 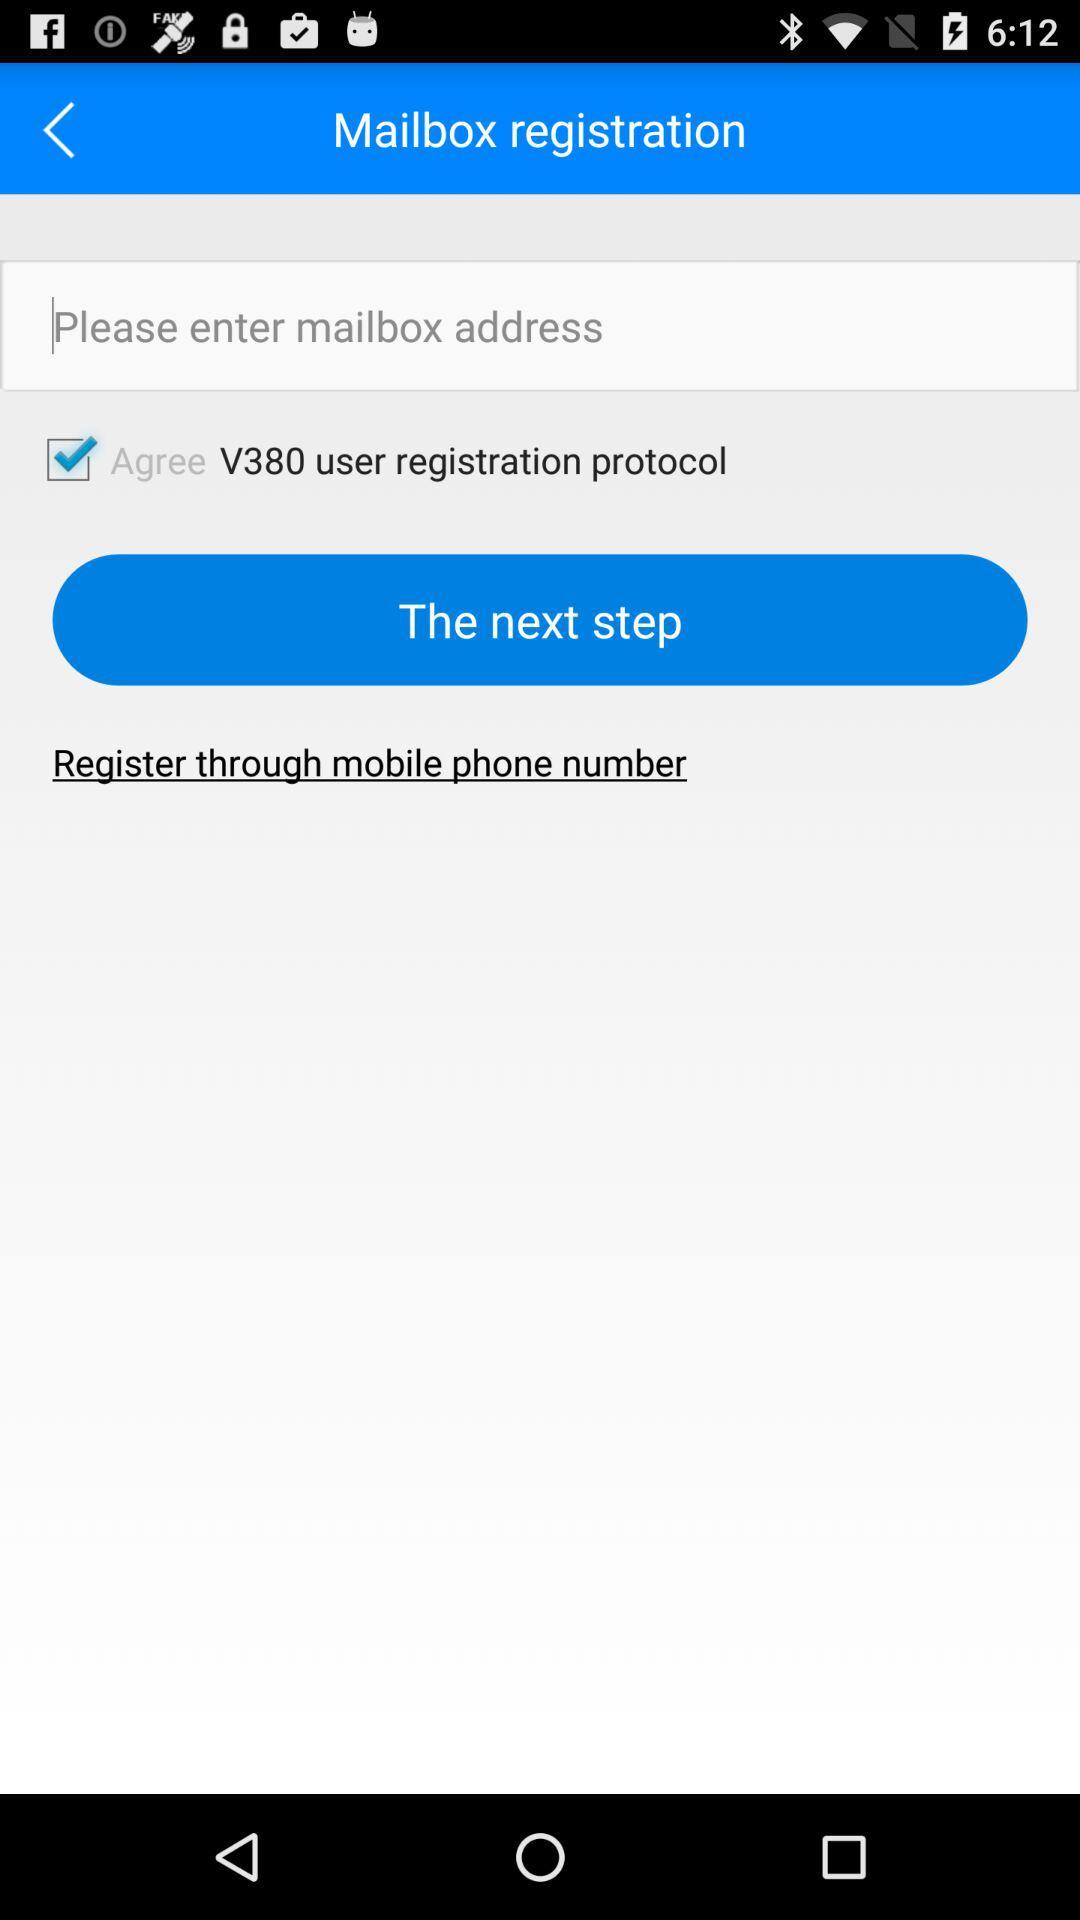 What do you see at coordinates (369, 761) in the screenshot?
I see `the button below the the next step` at bounding box center [369, 761].